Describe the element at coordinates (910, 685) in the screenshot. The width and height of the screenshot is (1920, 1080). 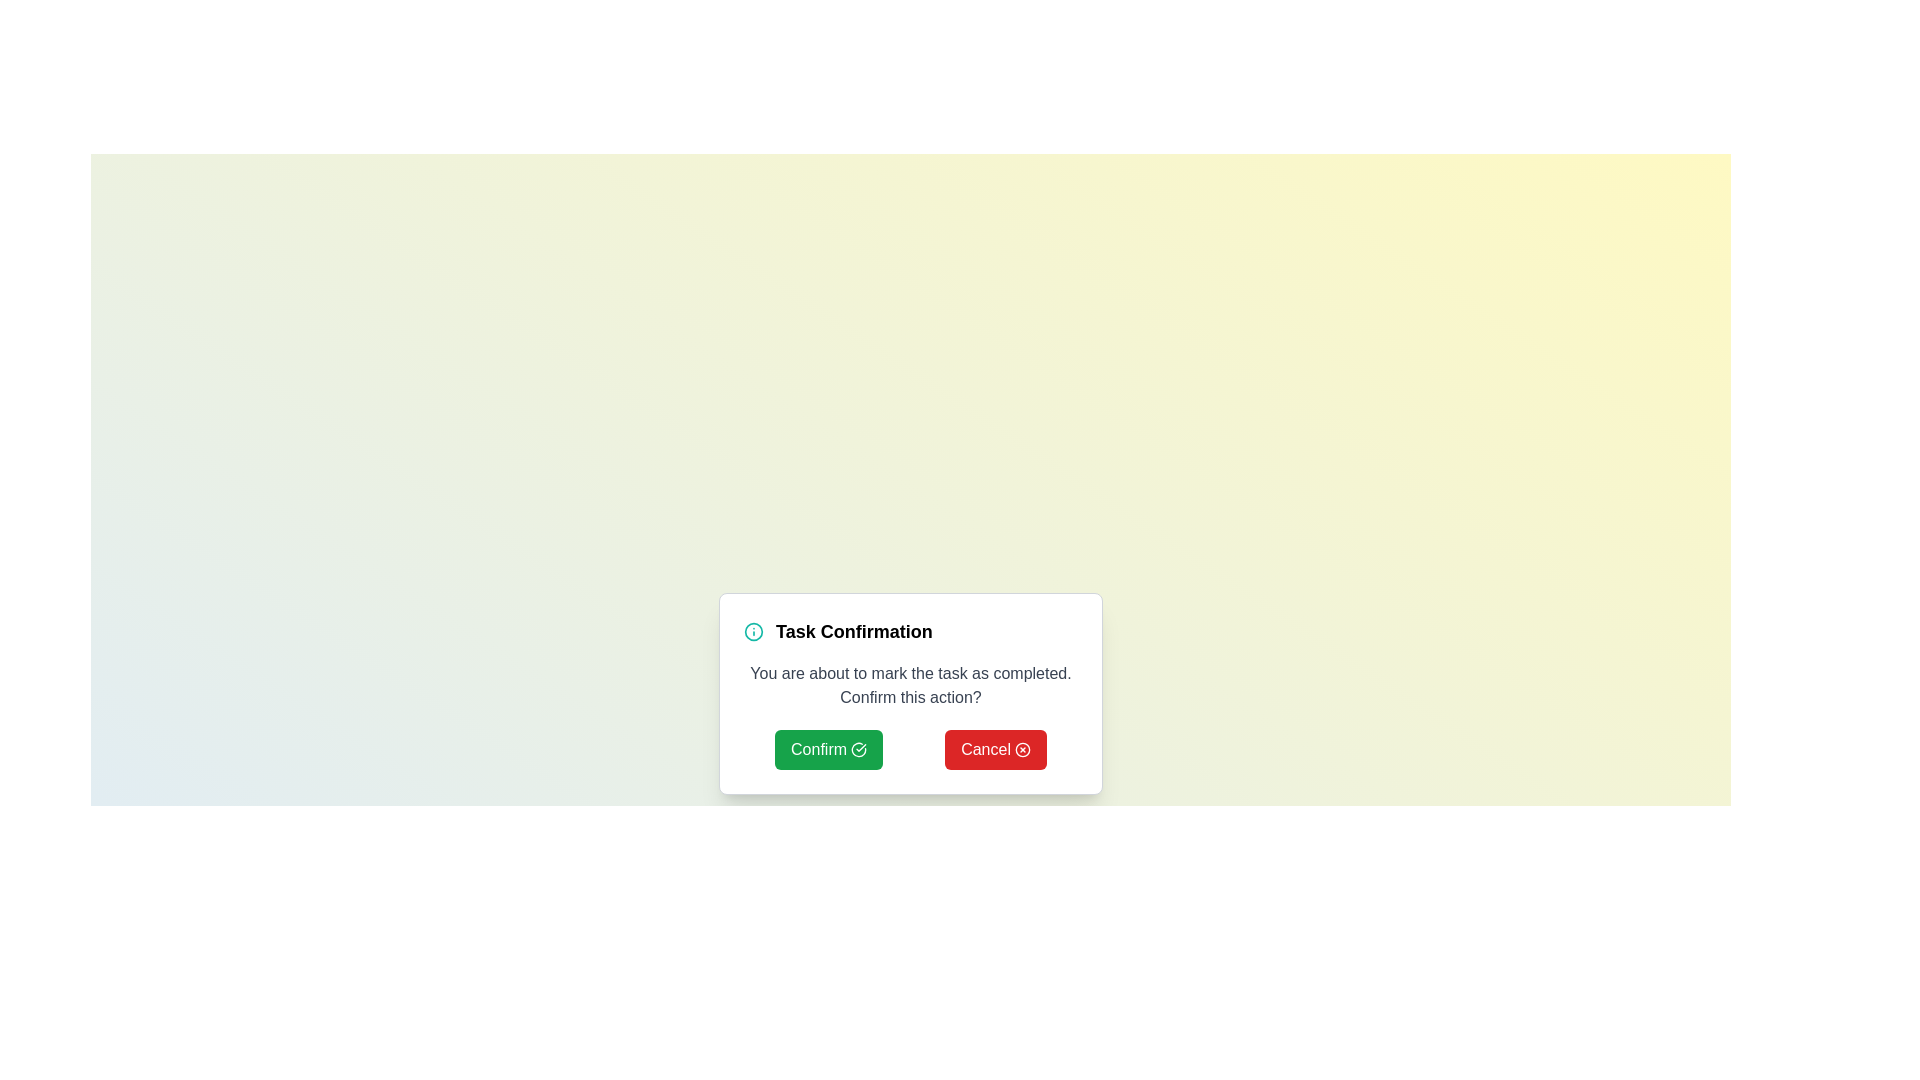
I see `static text located in the center of the modal dialog, which informs the user about the consequences of their actions and seeks to confirm their intent to proceed` at that location.